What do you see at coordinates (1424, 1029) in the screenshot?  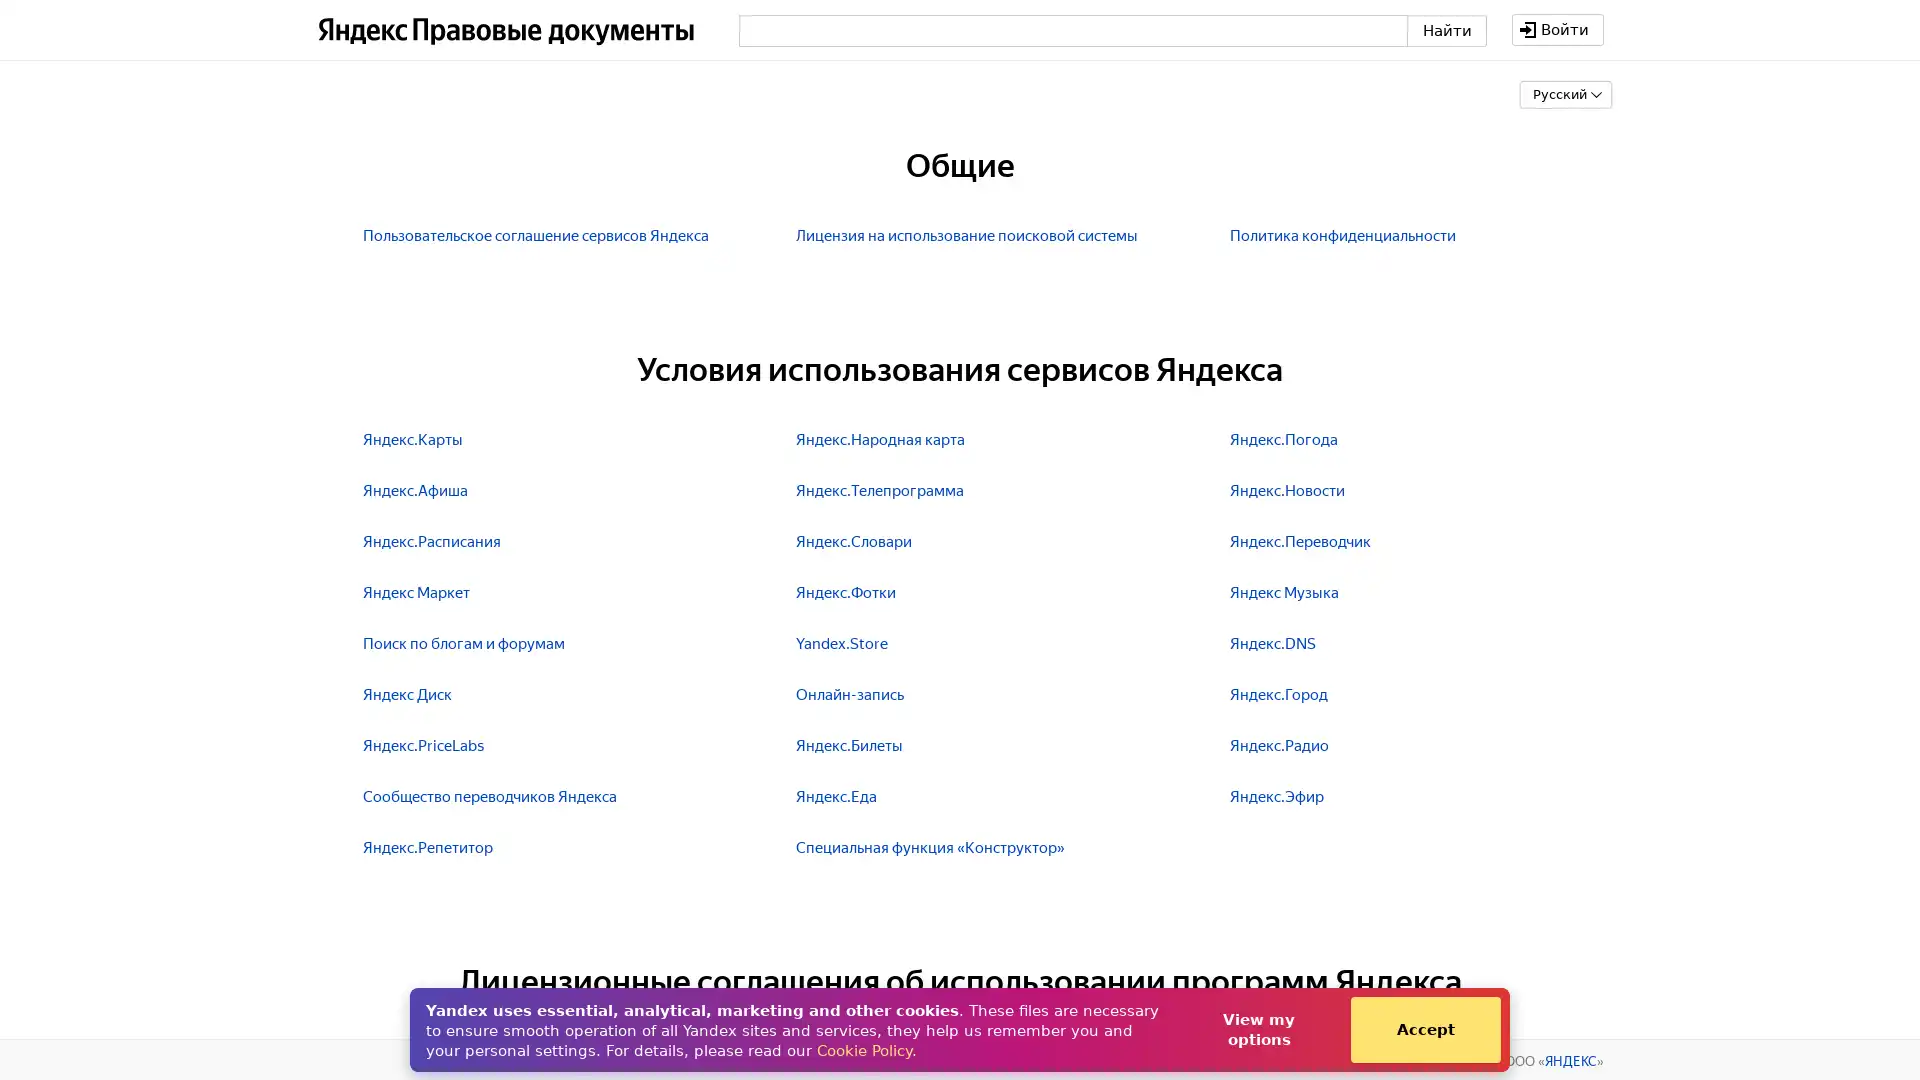 I see `Accept` at bounding box center [1424, 1029].